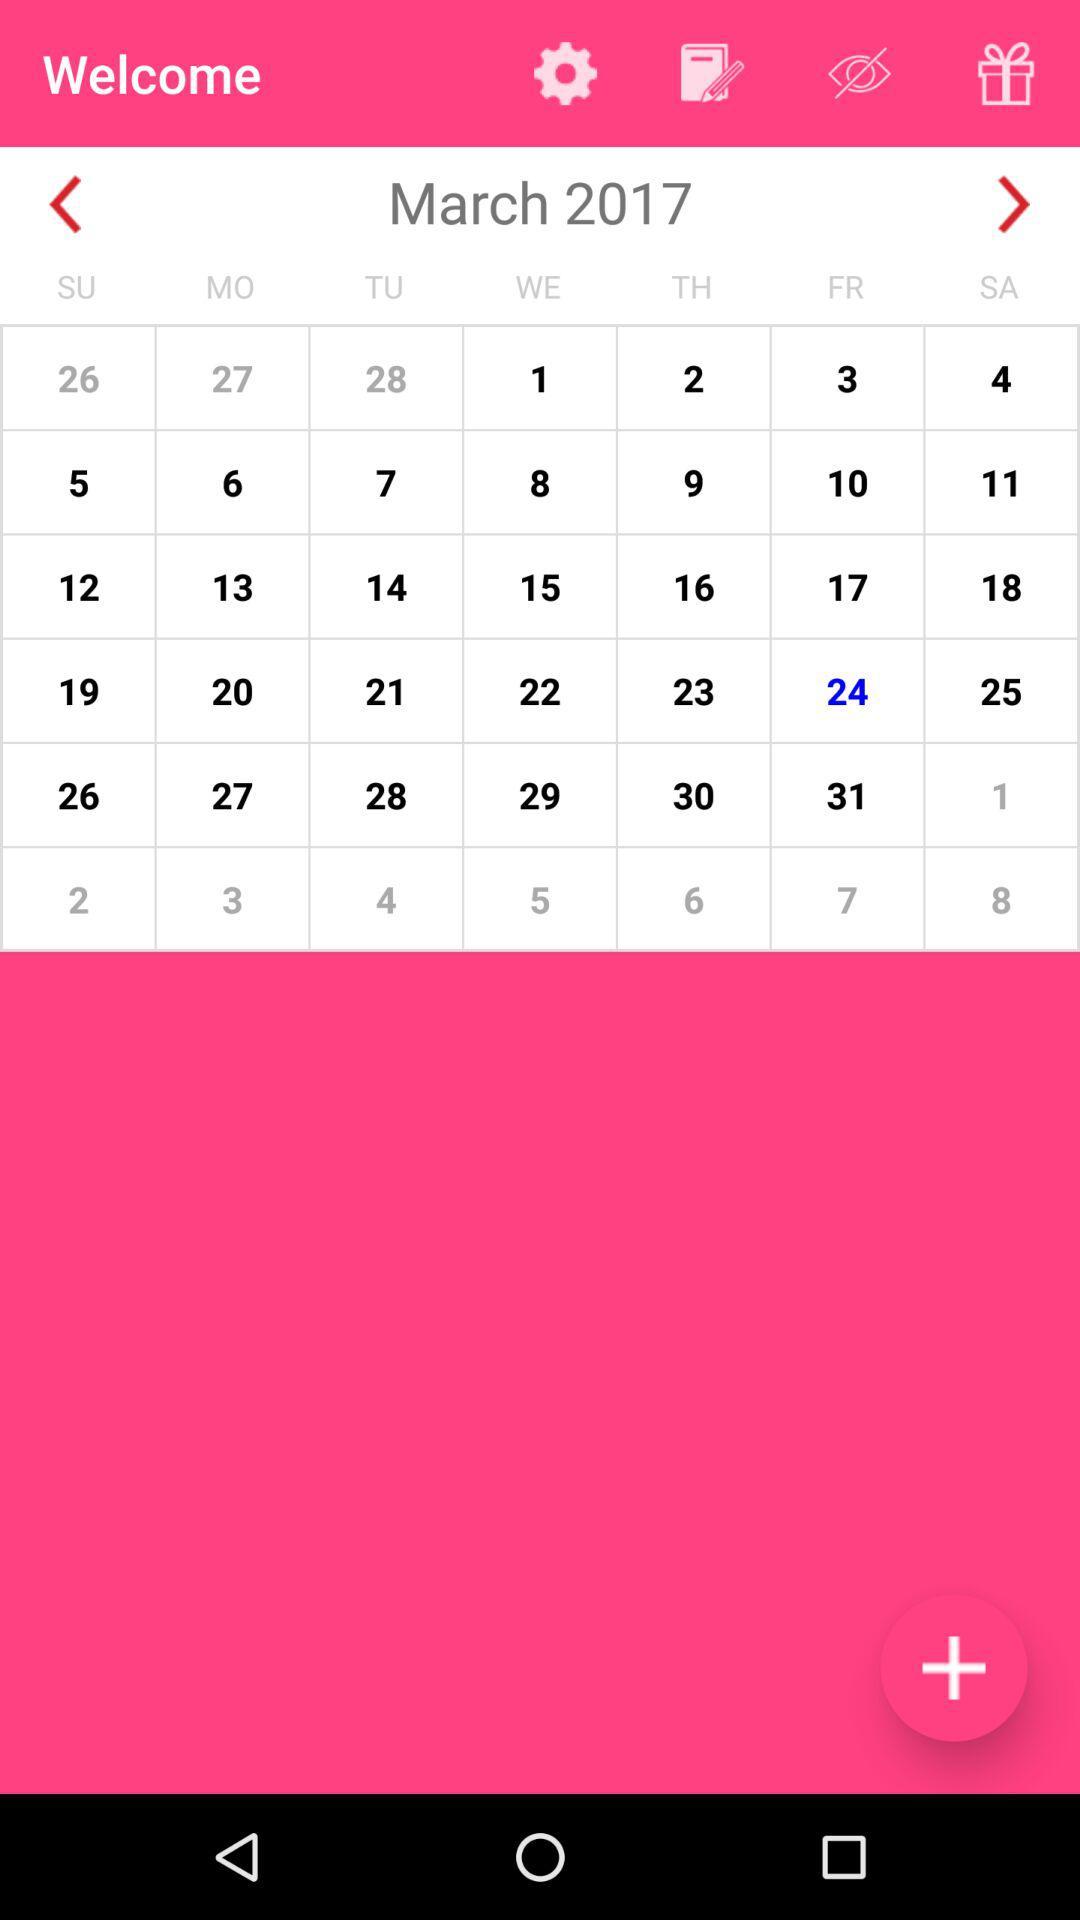 The width and height of the screenshot is (1080, 1920). Describe the element at coordinates (1014, 204) in the screenshot. I see `next month` at that location.